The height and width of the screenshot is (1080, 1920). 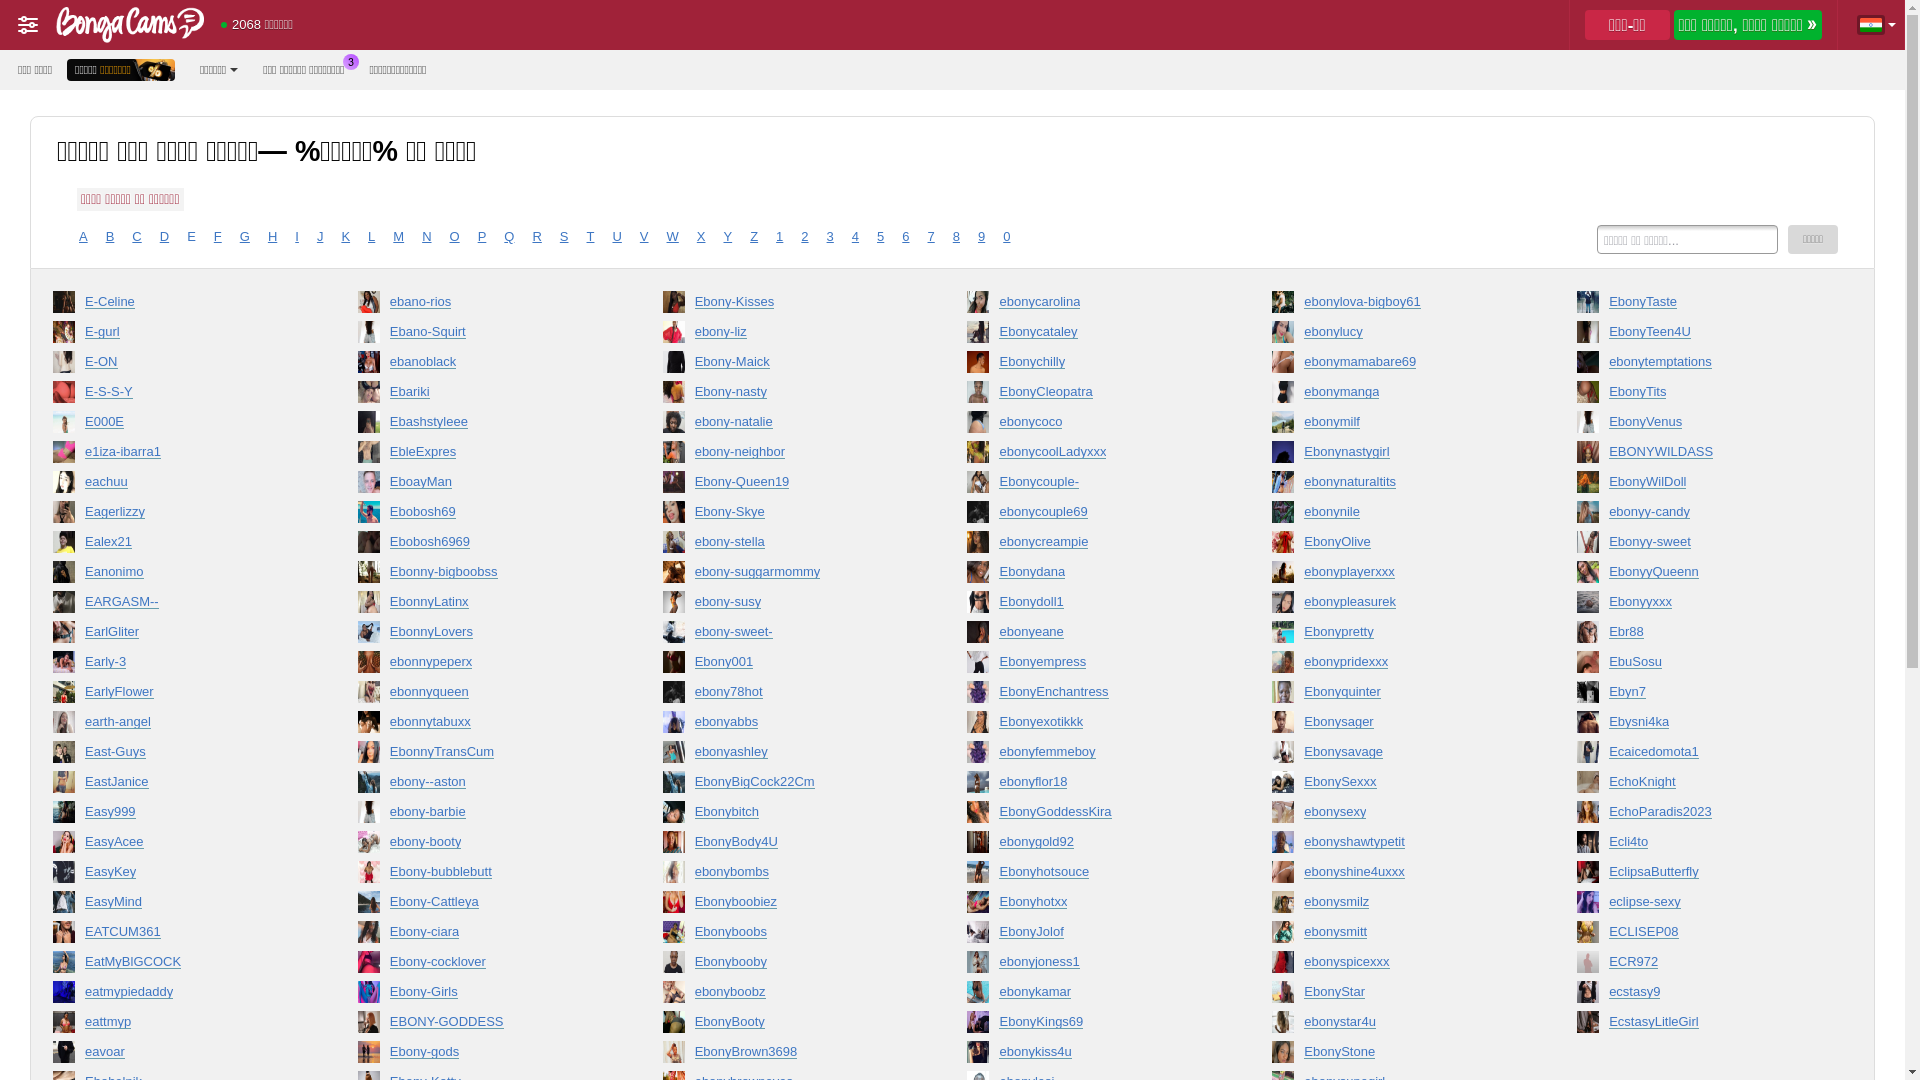 What do you see at coordinates (1395, 785) in the screenshot?
I see `'EbonySexxx'` at bounding box center [1395, 785].